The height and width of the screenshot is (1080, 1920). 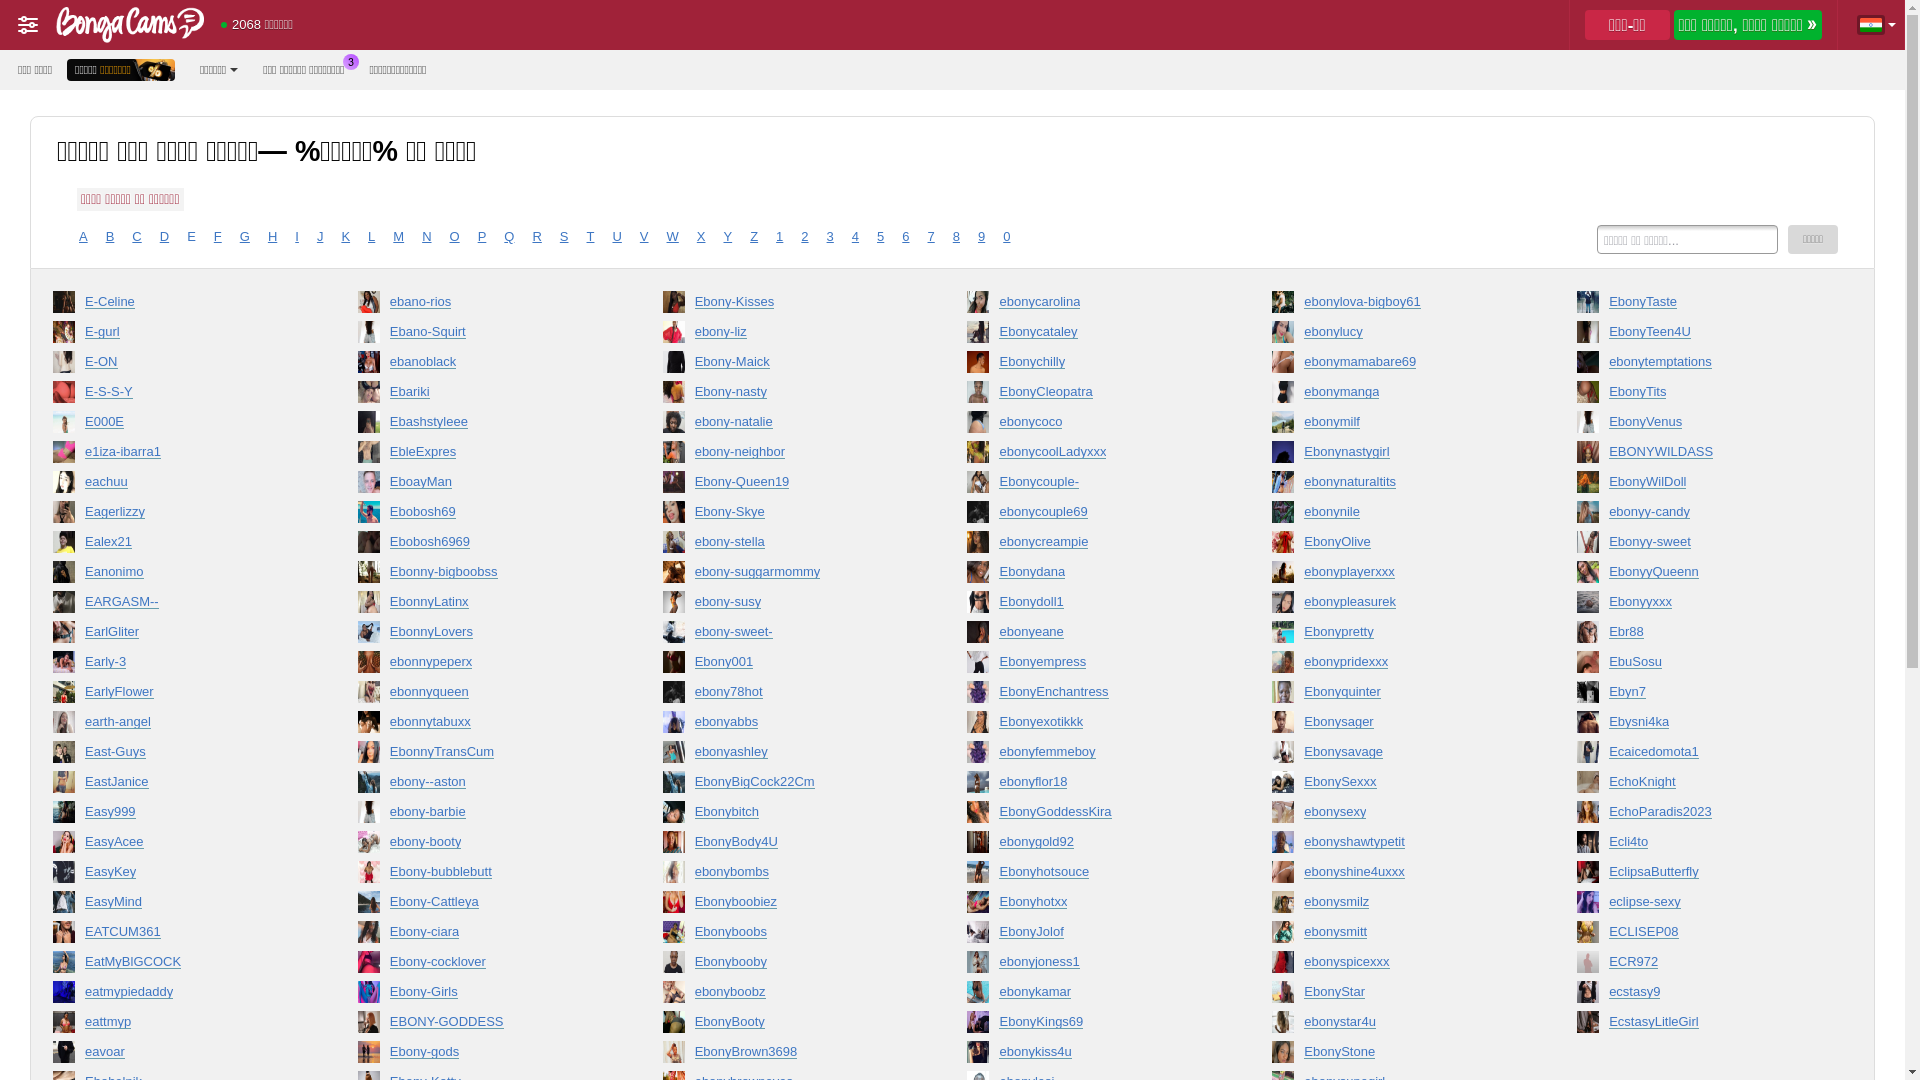 What do you see at coordinates (1395, 785) in the screenshot?
I see `'EbonySexxx'` at bounding box center [1395, 785].